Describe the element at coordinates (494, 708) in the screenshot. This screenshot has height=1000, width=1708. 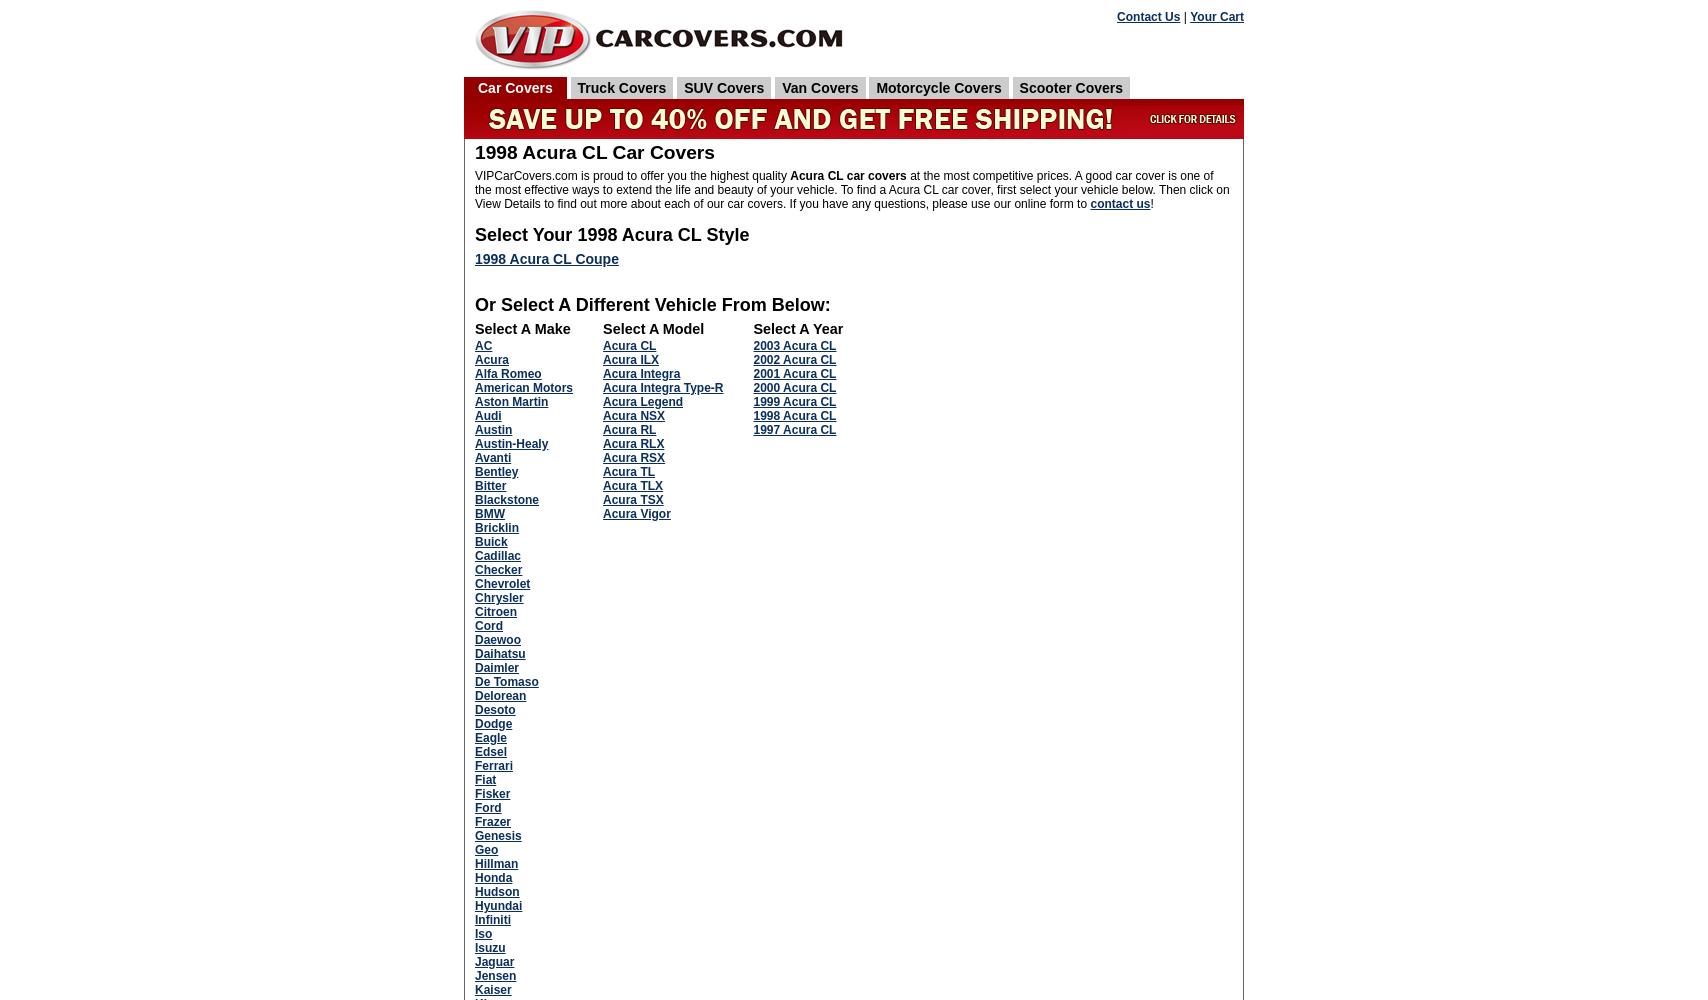
I see `'Desoto'` at that location.